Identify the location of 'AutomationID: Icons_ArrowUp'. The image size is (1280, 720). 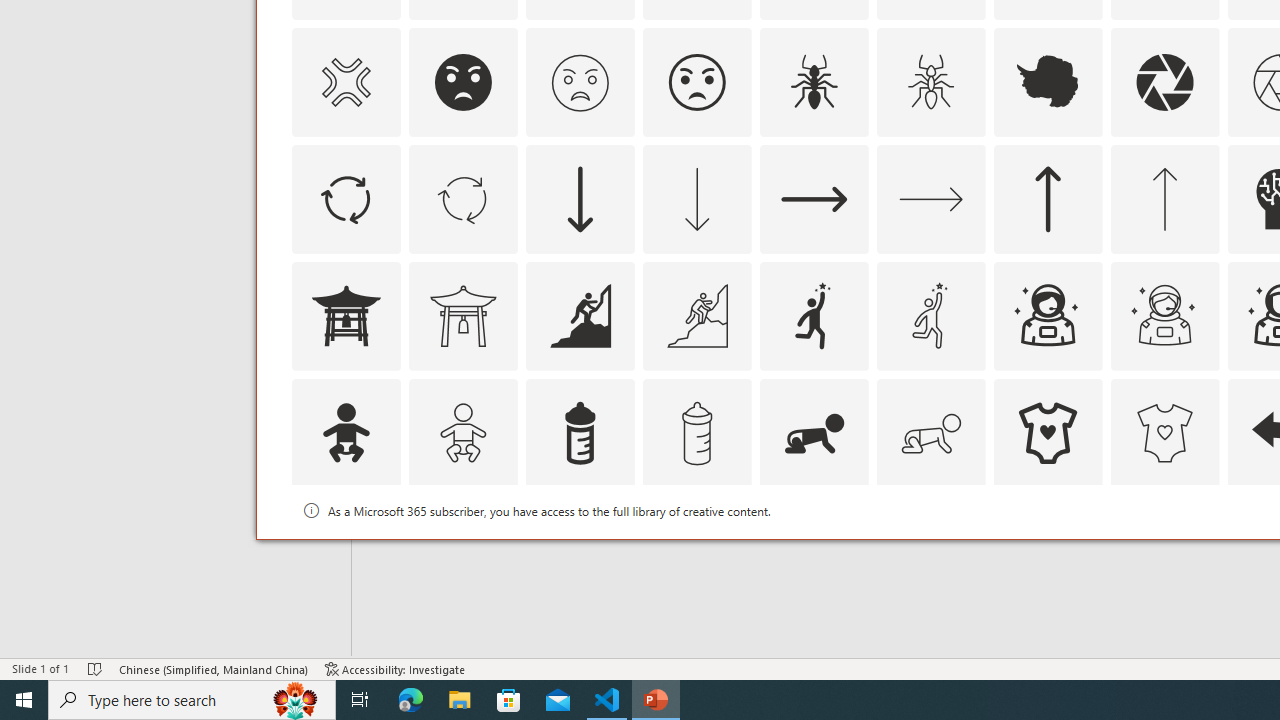
(1047, 198).